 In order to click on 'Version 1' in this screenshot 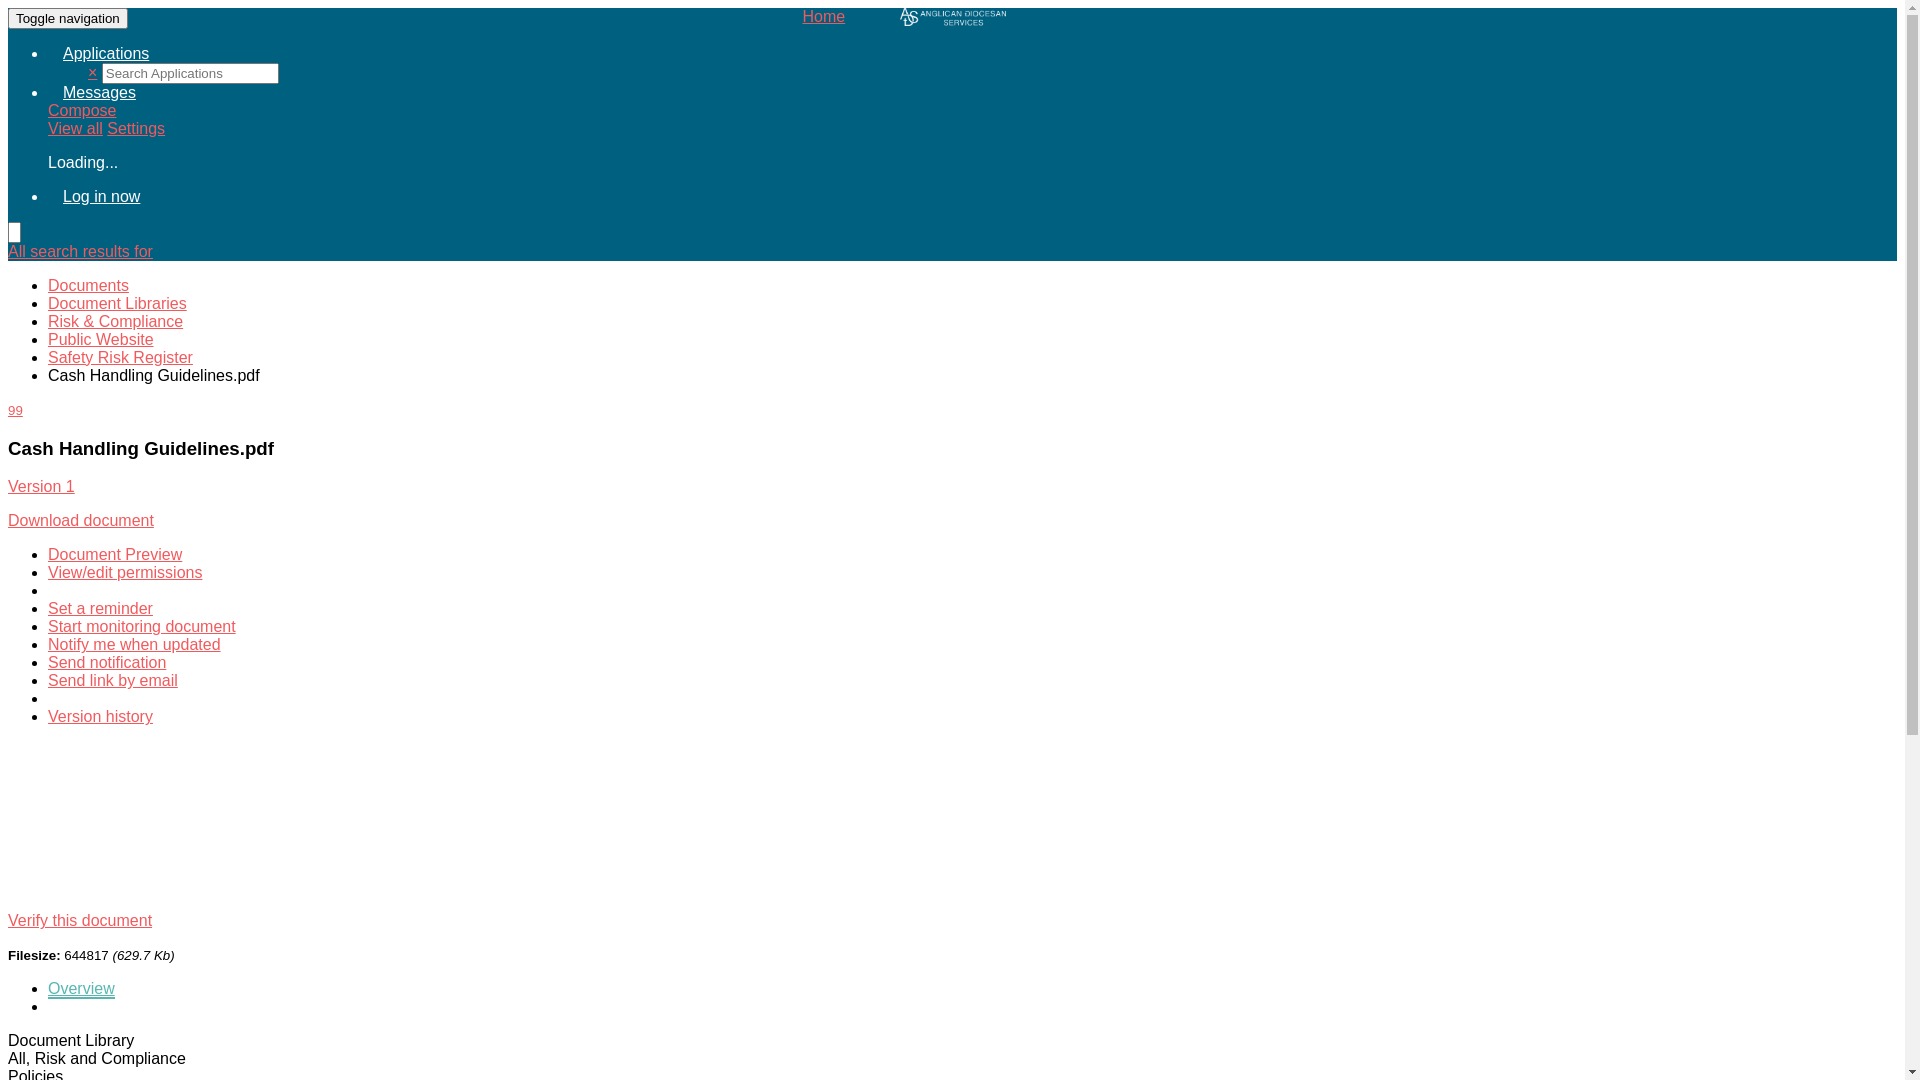, I will do `click(41, 486)`.